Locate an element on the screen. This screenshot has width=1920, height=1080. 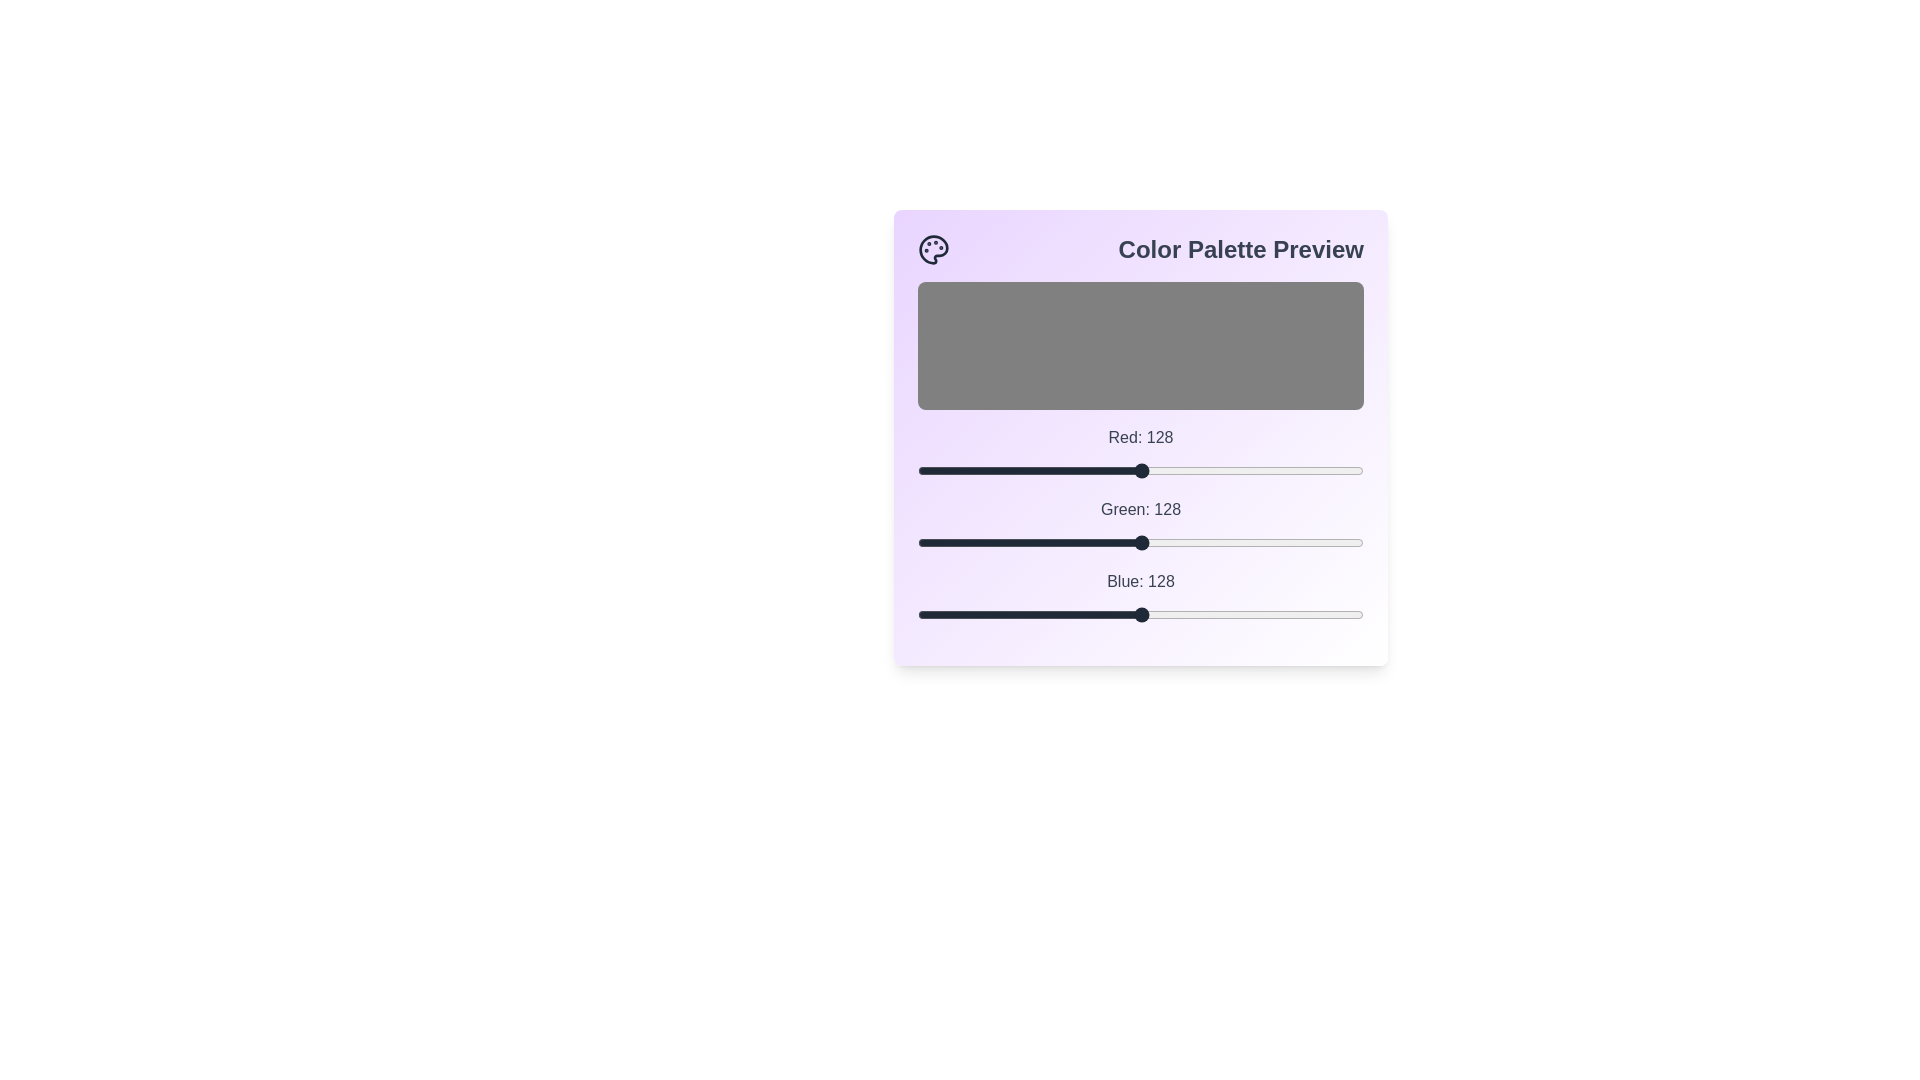
the green color value is located at coordinates (1161, 543).